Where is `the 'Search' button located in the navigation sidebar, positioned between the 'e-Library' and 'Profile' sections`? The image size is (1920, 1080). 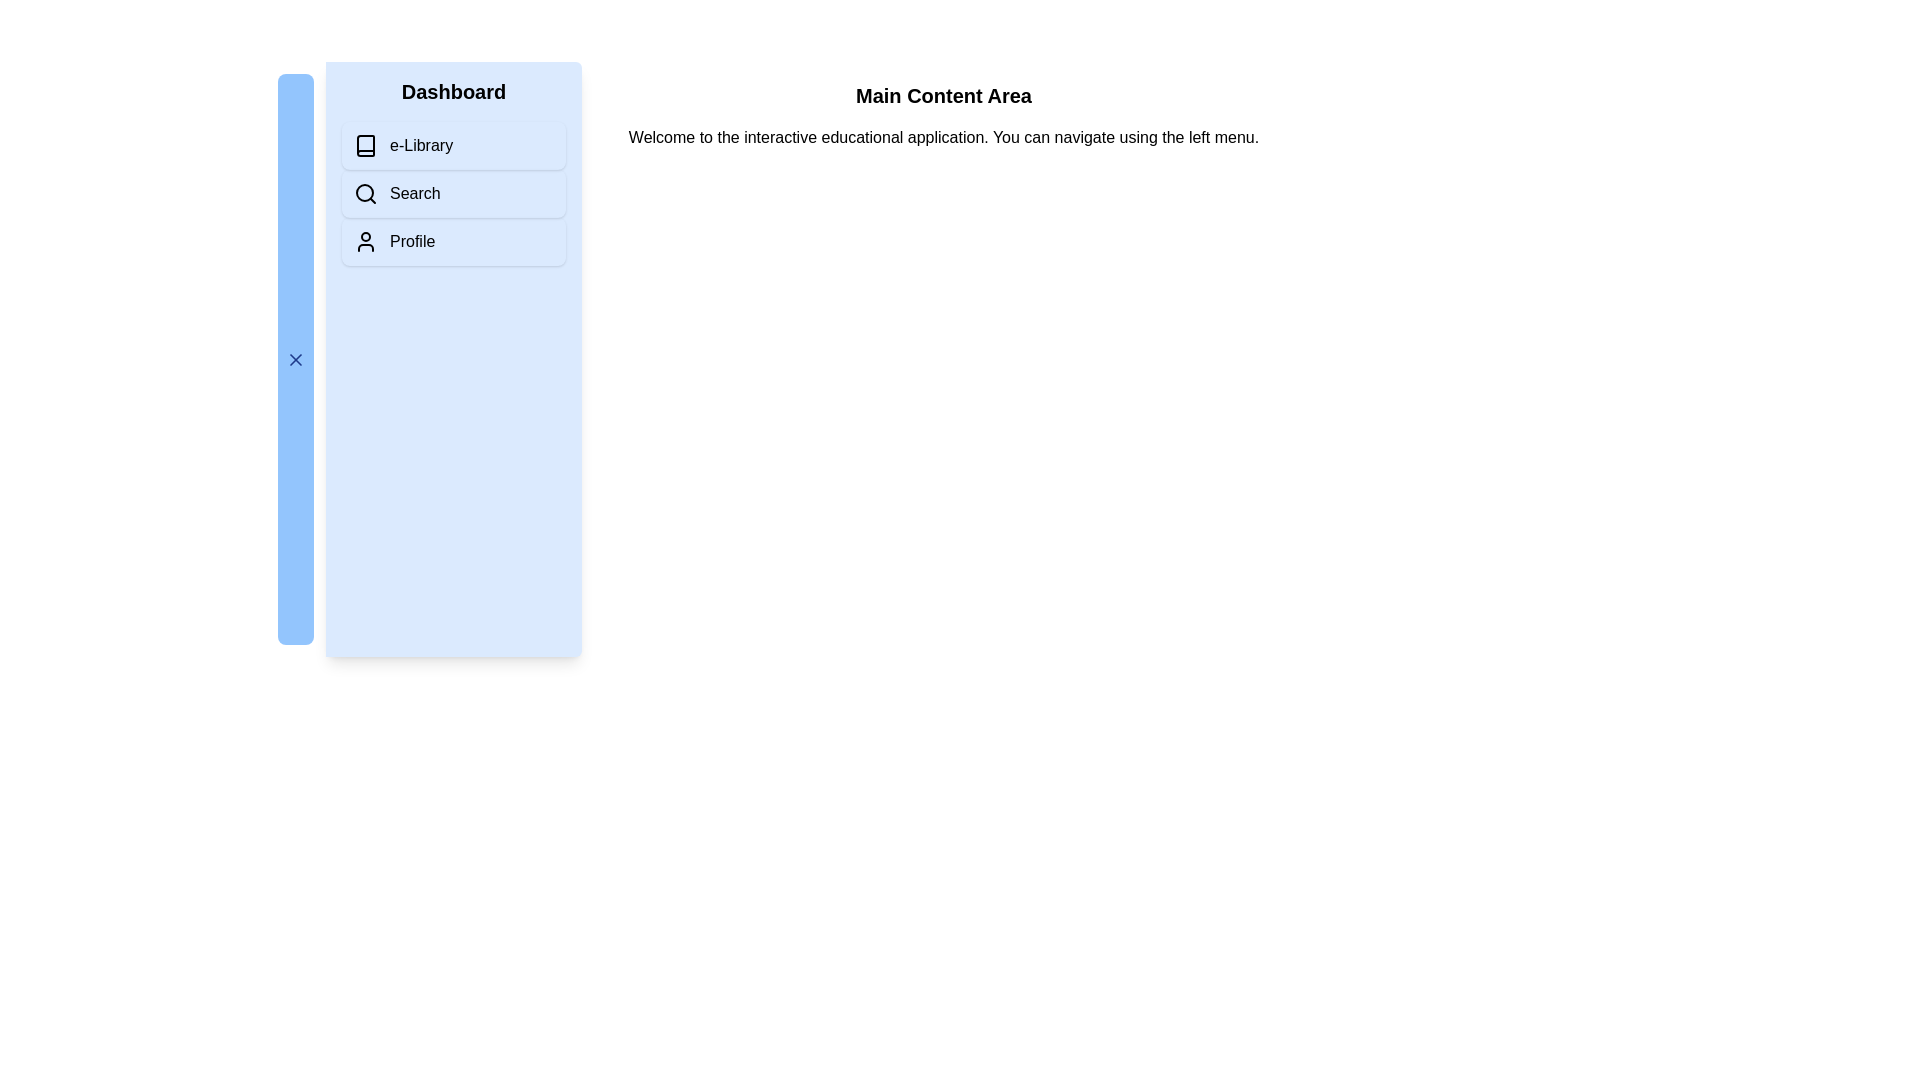
the 'Search' button located in the navigation sidebar, positioned between the 'e-Library' and 'Profile' sections is located at coordinates (453, 193).